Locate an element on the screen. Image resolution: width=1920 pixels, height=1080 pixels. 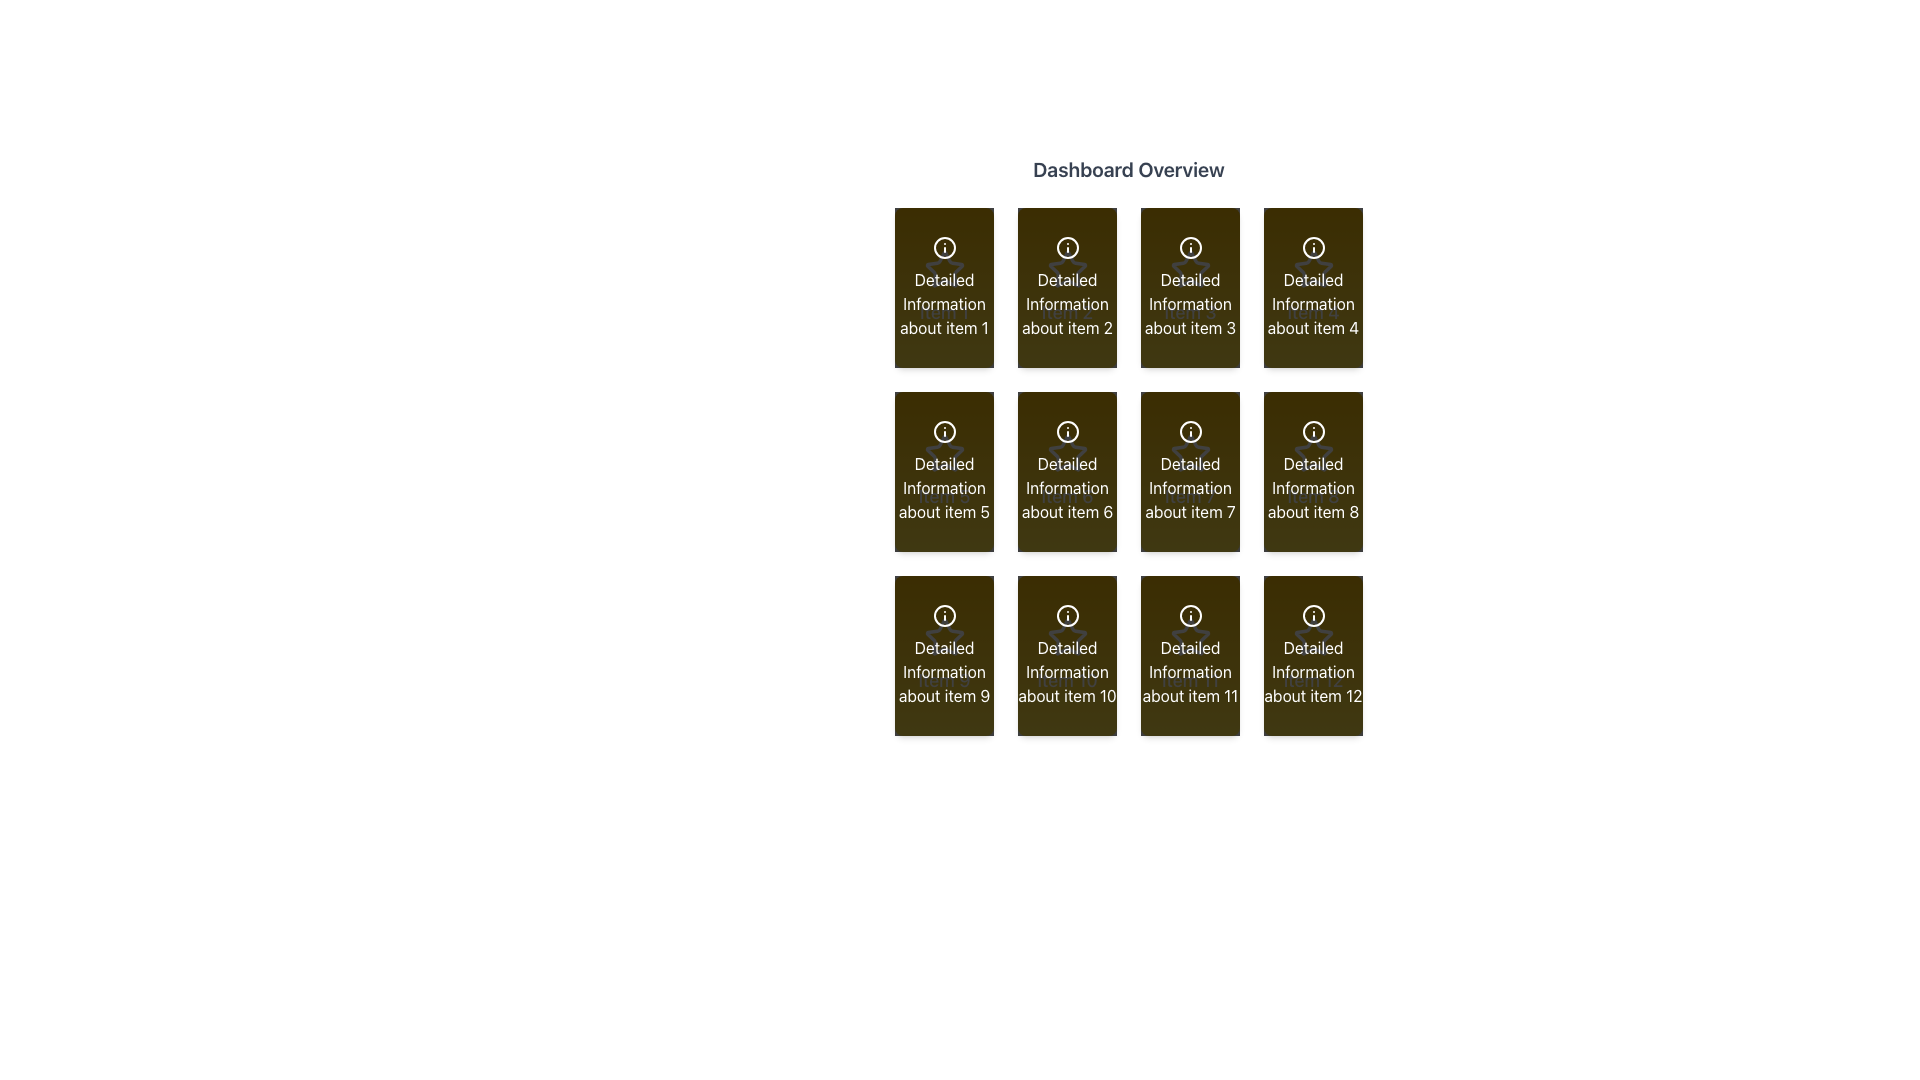
the Text Label displaying 'Detailed Information about item 3' with a dark brown background and white text, located in the first row and third column of the grid layout is located at coordinates (1190, 304).